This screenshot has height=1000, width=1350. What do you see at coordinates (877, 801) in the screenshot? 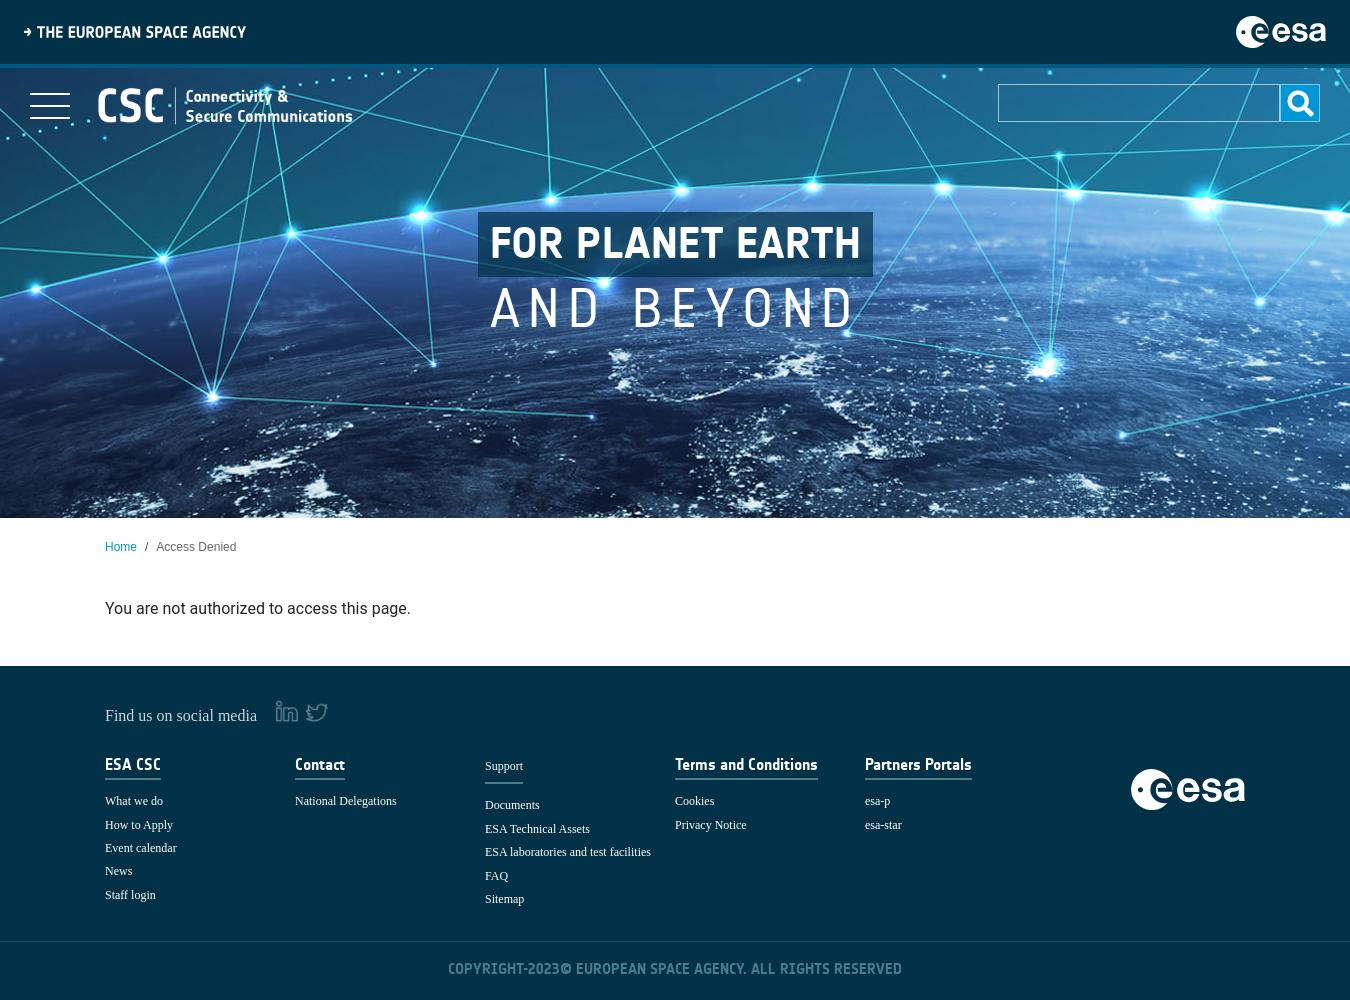
I see `'esa-p'` at bounding box center [877, 801].